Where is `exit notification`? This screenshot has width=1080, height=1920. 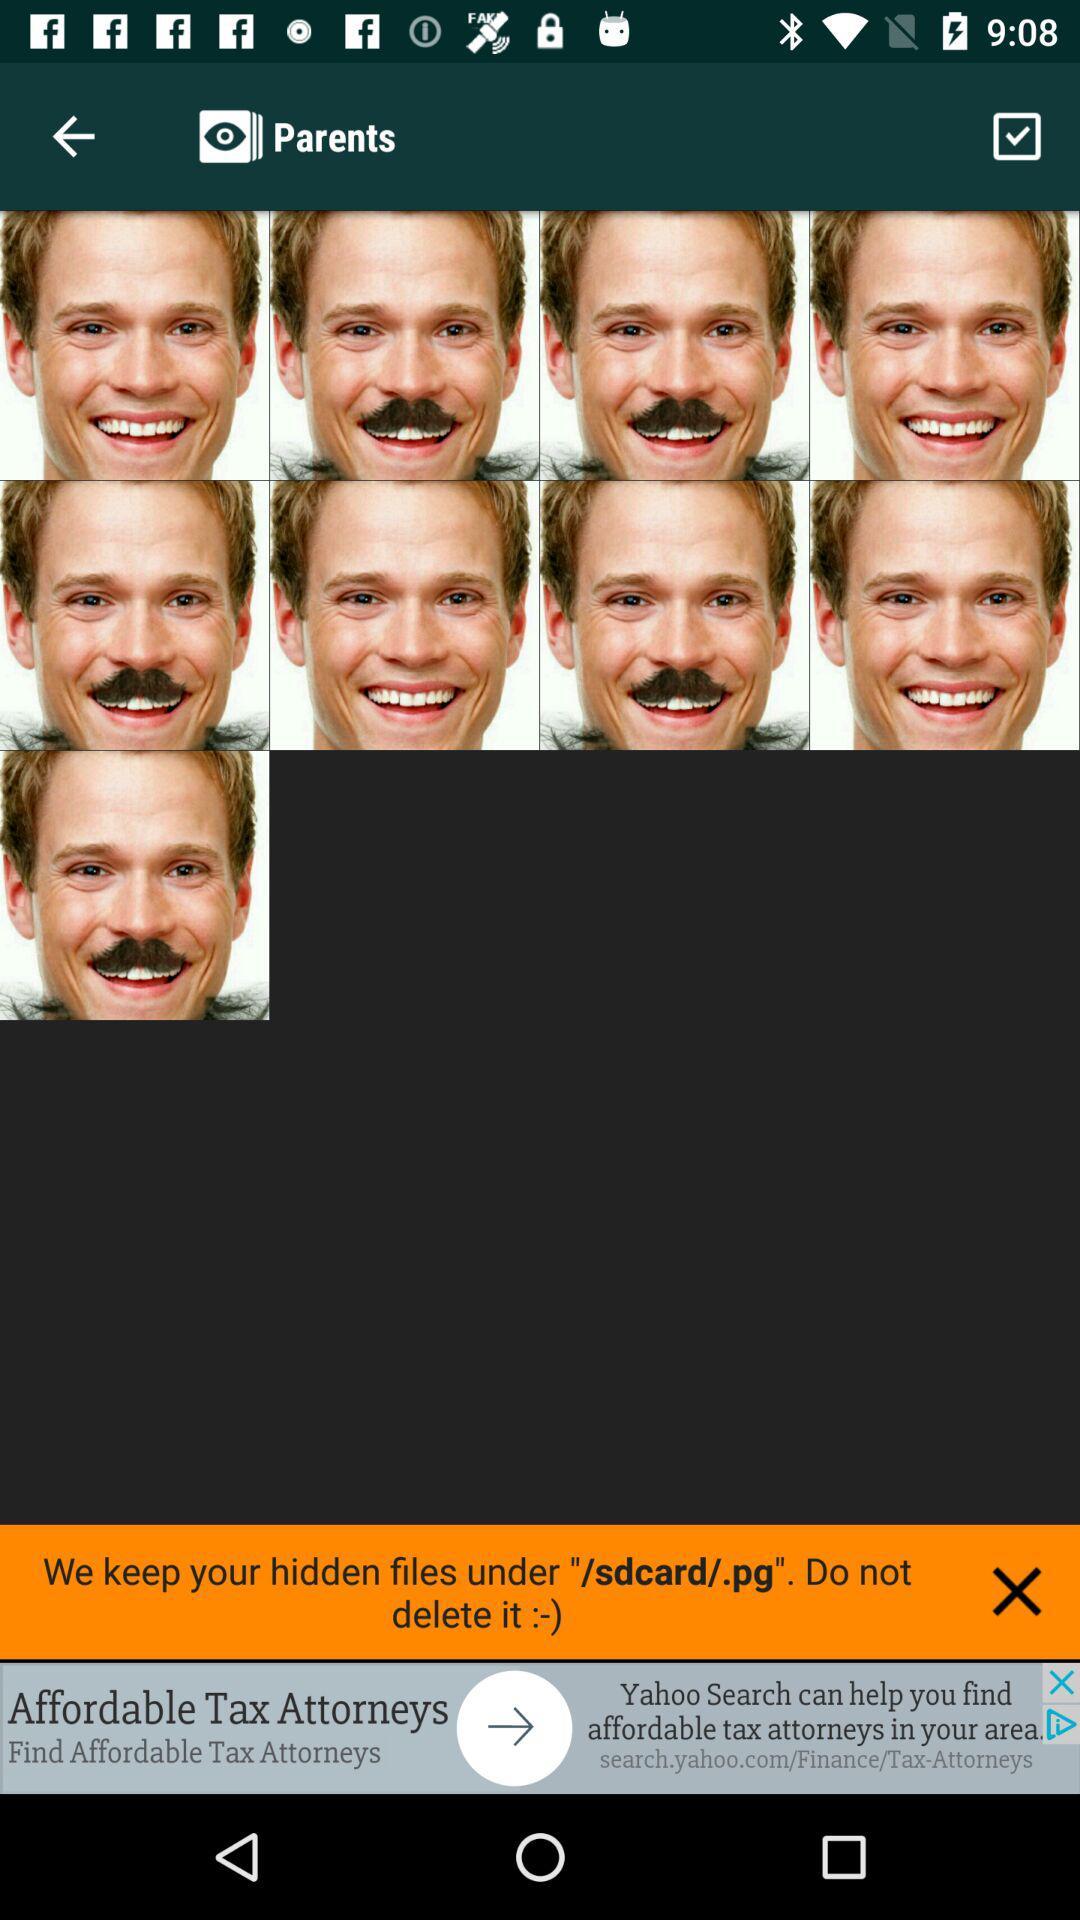
exit notification is located at coordinates (1017, 1590).